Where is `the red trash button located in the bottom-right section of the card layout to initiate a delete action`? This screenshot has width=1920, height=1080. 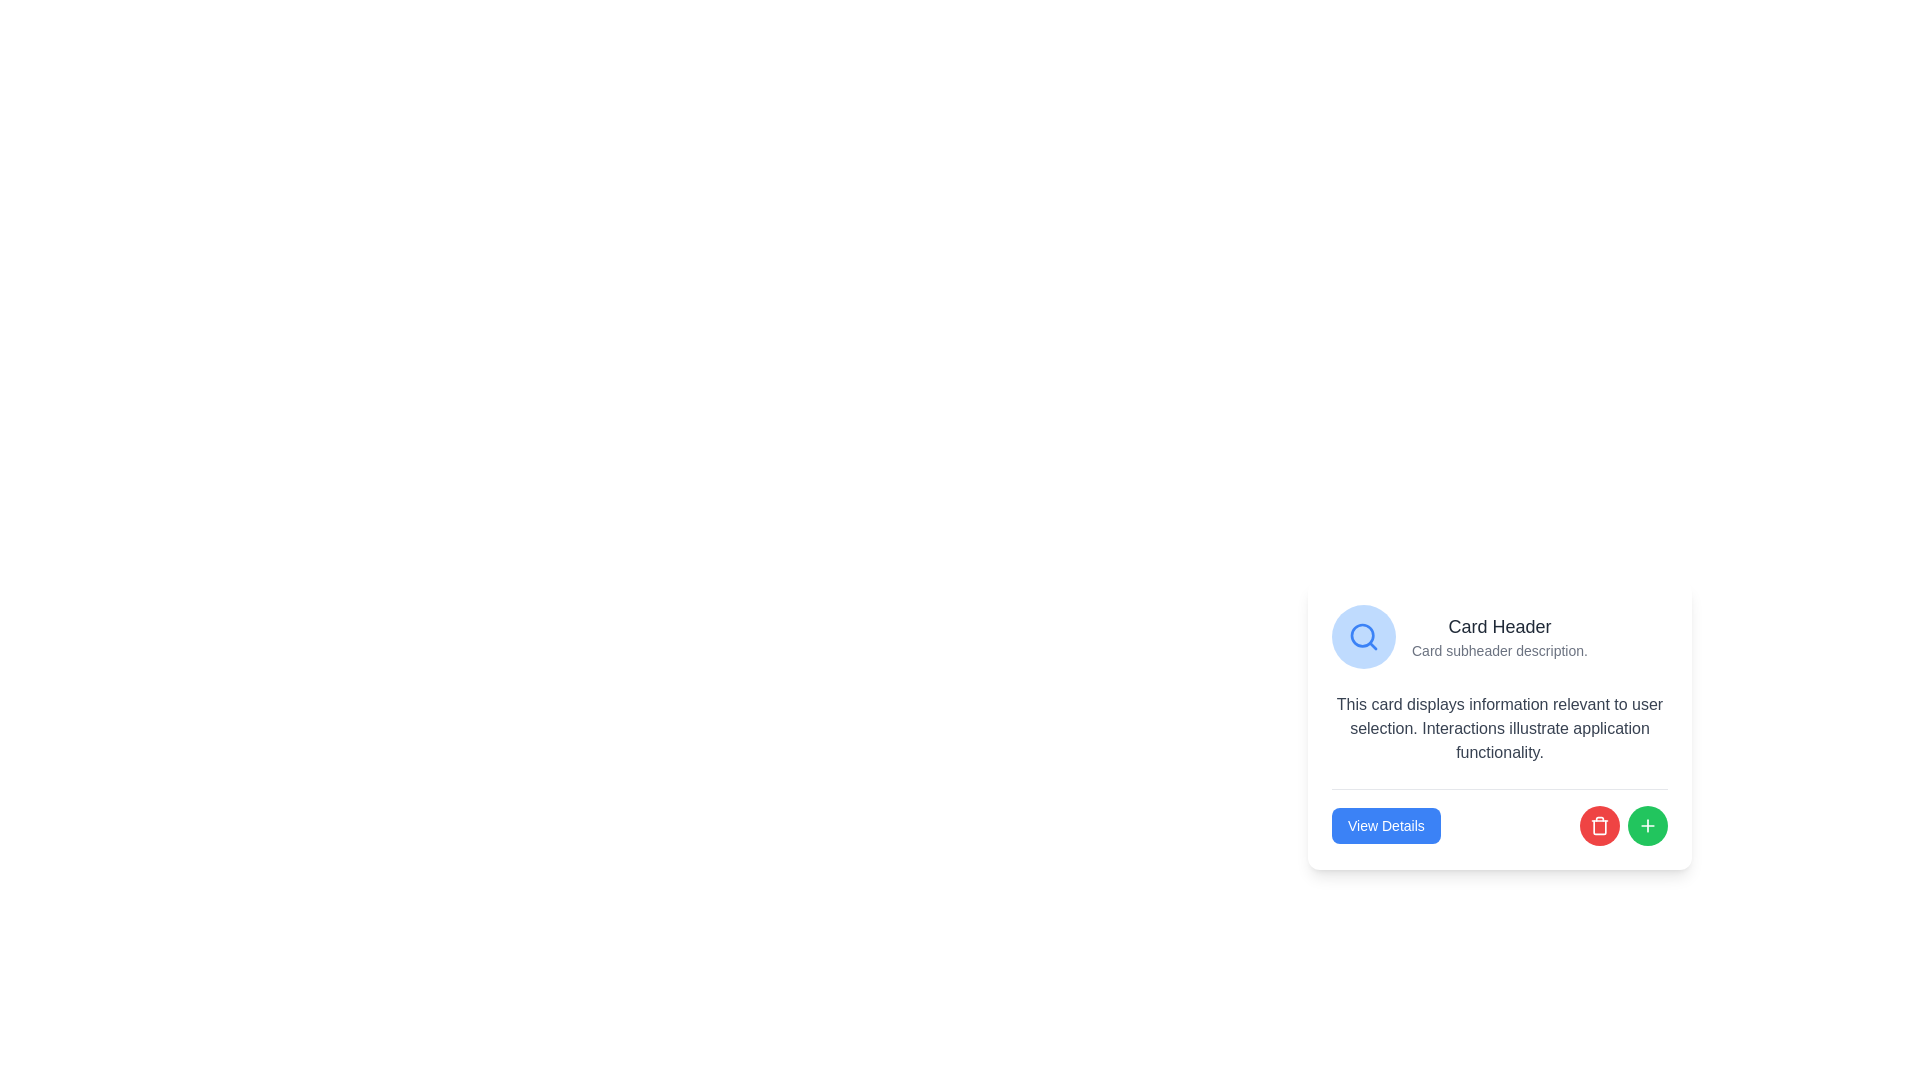
the red trash button located in the bottom-right section of the card layout to initiate a delete action is located at coordinates (1623, 825).